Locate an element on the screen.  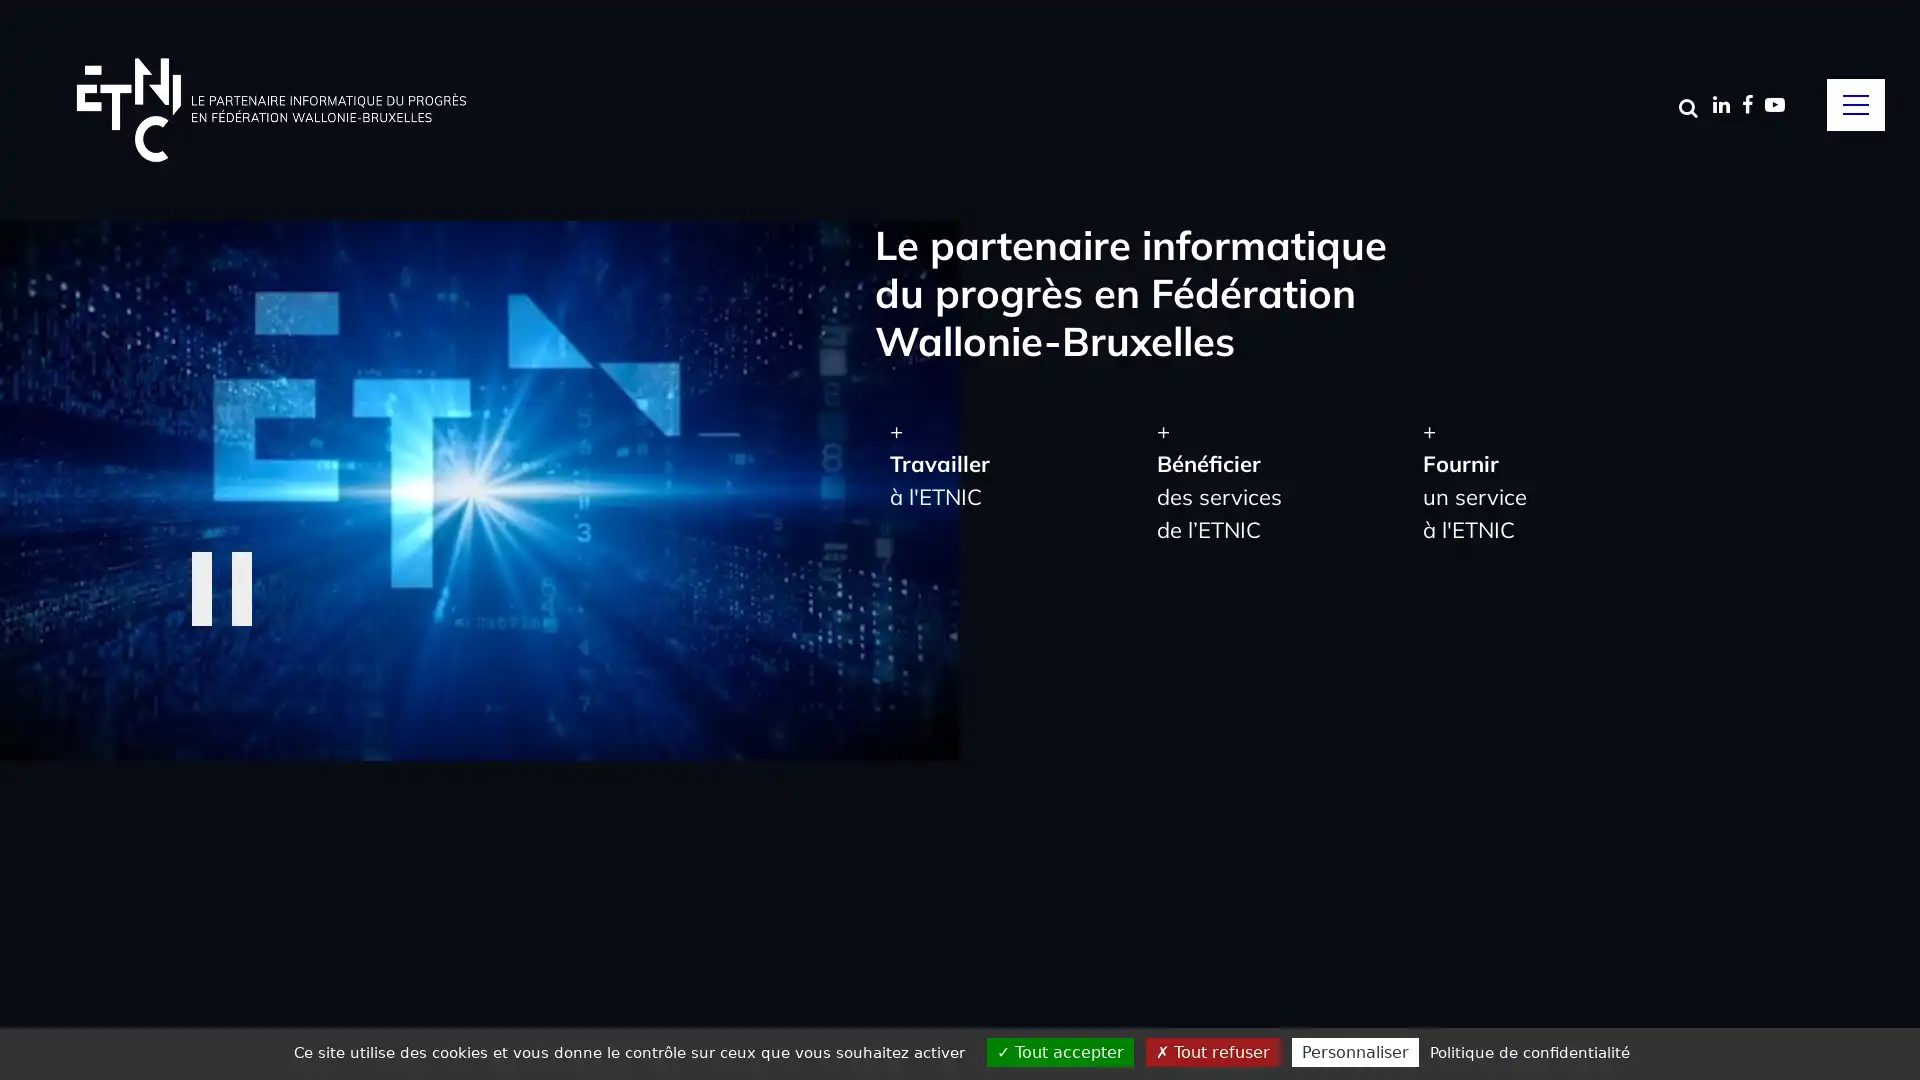
Personnaliser is located at coordinates (1355, 1051).